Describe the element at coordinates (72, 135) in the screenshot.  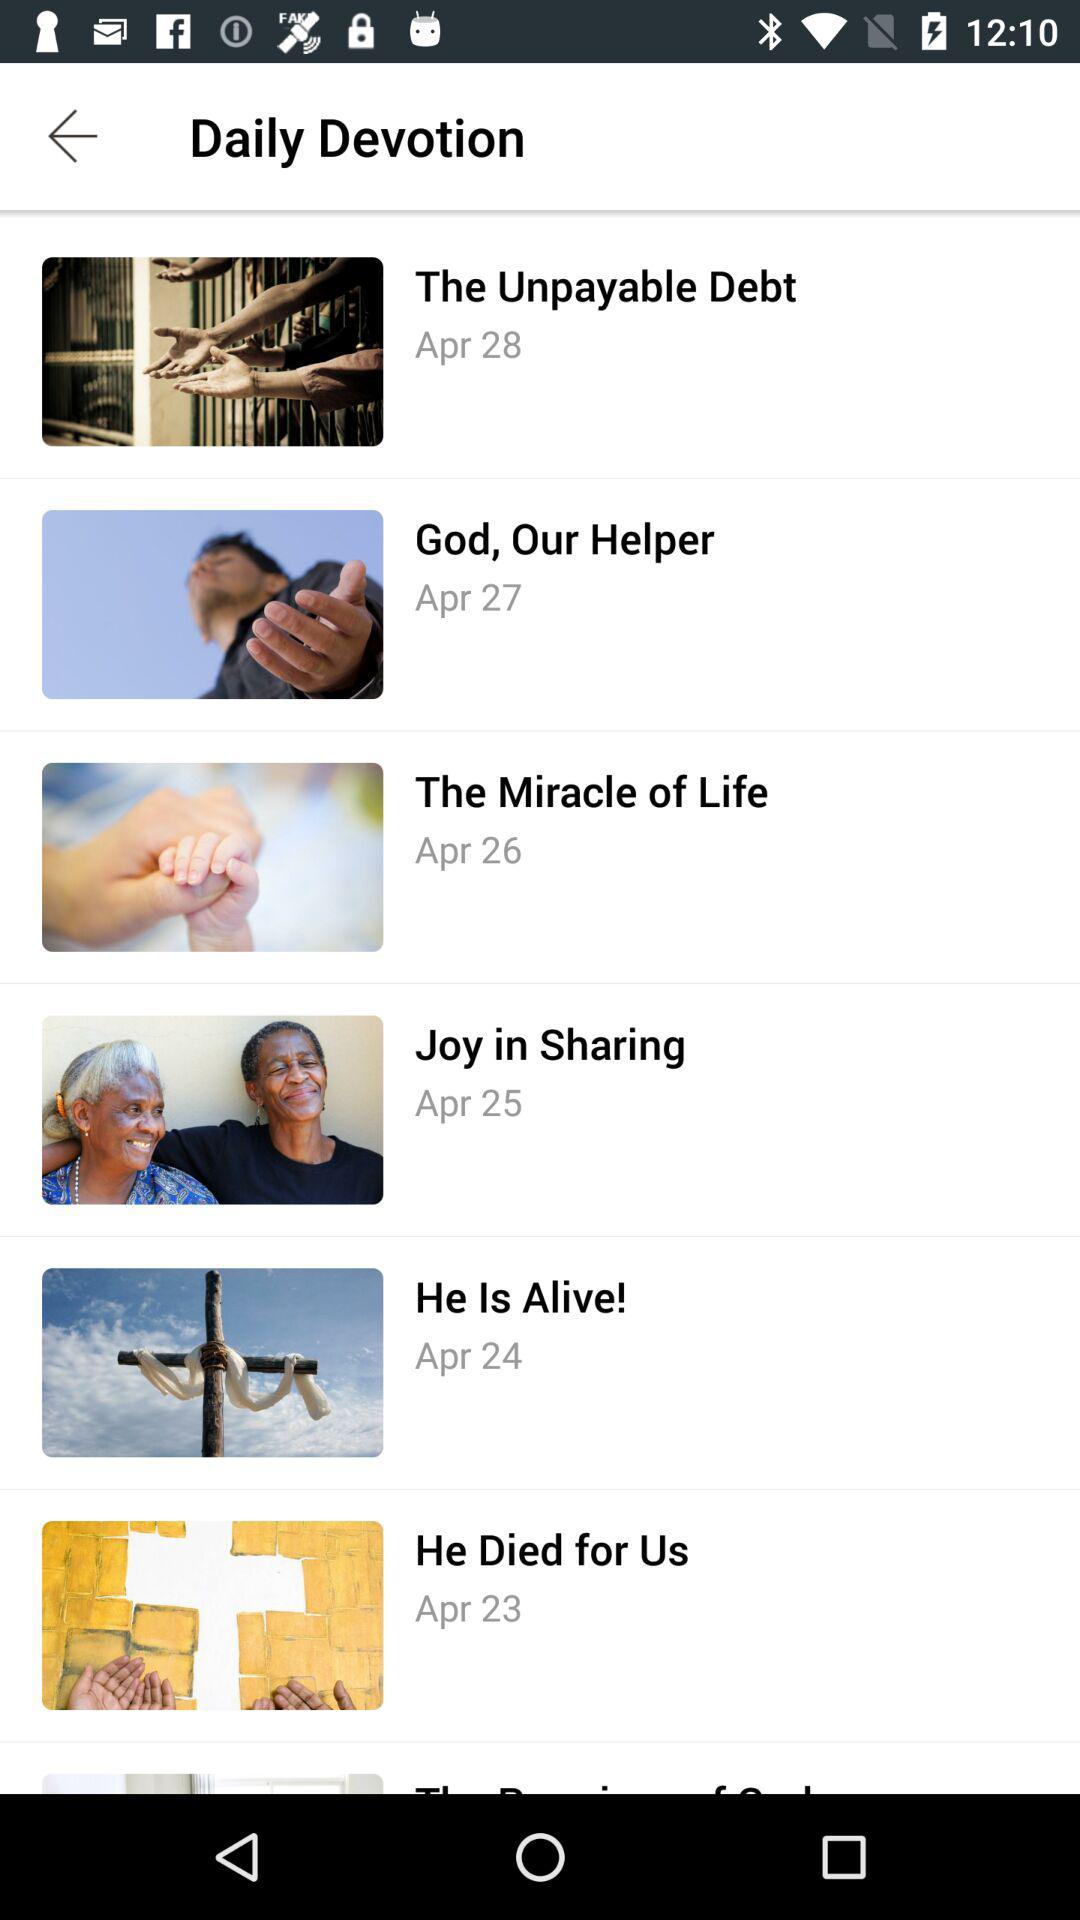
I see `the icon to the left of daily devotion` at that location.